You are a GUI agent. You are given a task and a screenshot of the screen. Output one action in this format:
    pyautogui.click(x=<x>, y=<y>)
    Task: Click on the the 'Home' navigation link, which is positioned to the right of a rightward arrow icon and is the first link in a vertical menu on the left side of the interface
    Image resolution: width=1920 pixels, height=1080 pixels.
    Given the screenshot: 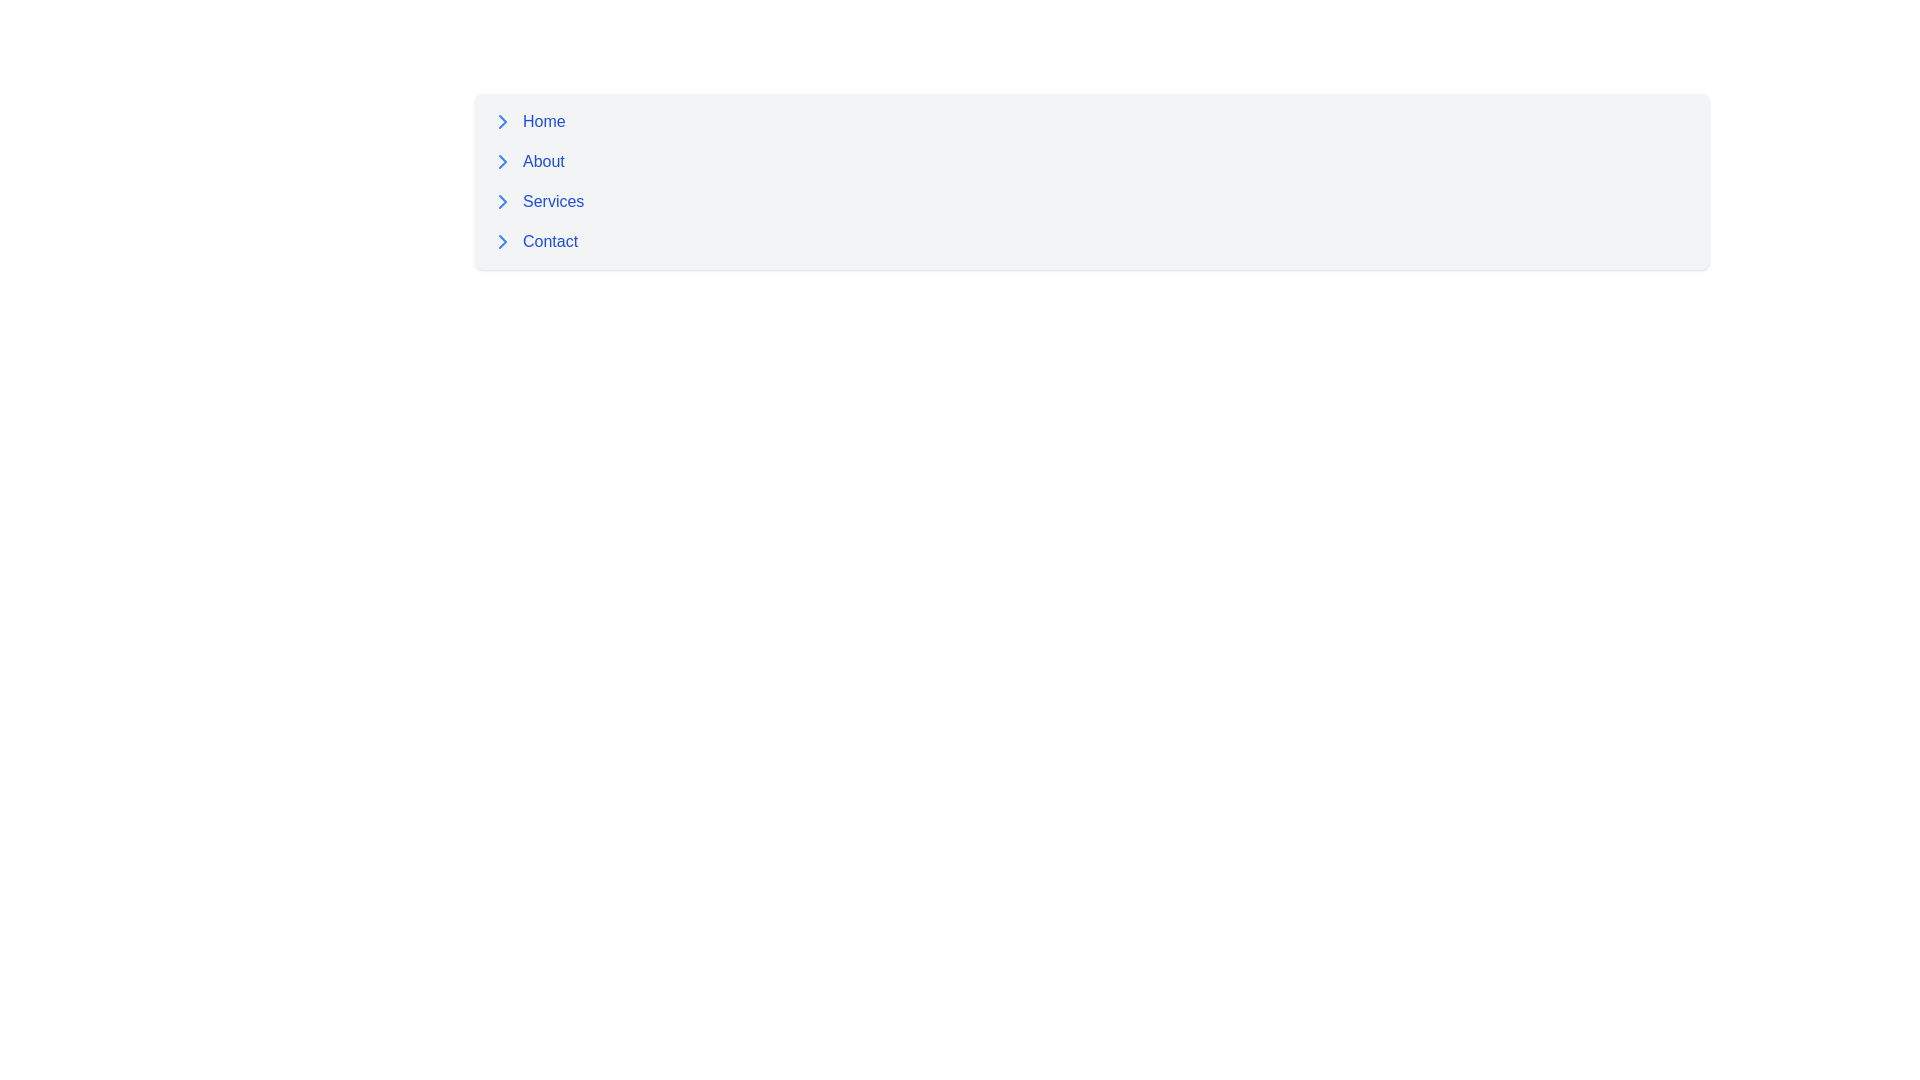 What is the action you would take?
    pyautogui.click(x=544, y=122)
    